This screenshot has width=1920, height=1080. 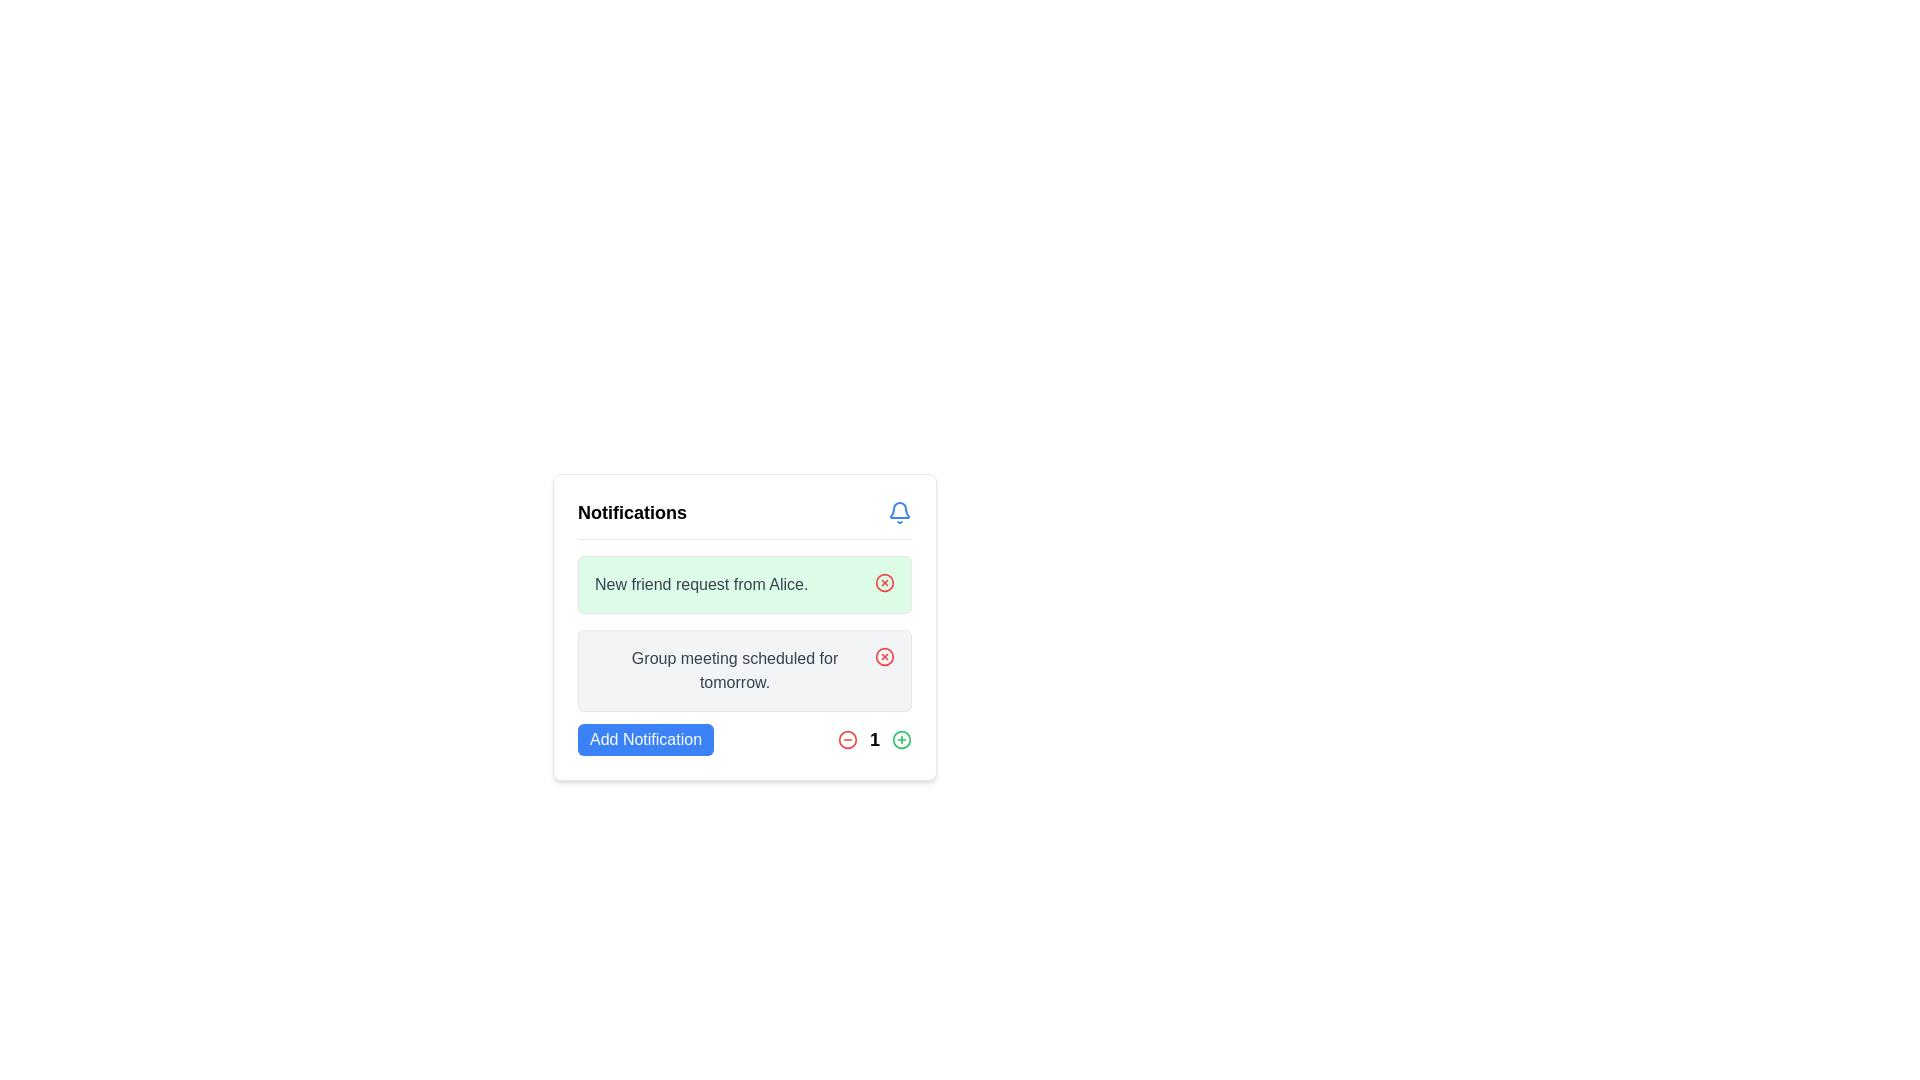 What do you see at coordinates (899, 512) in the screenshot?
I see `the blue bell-shaped icon located` at bounding box center [899, 512].